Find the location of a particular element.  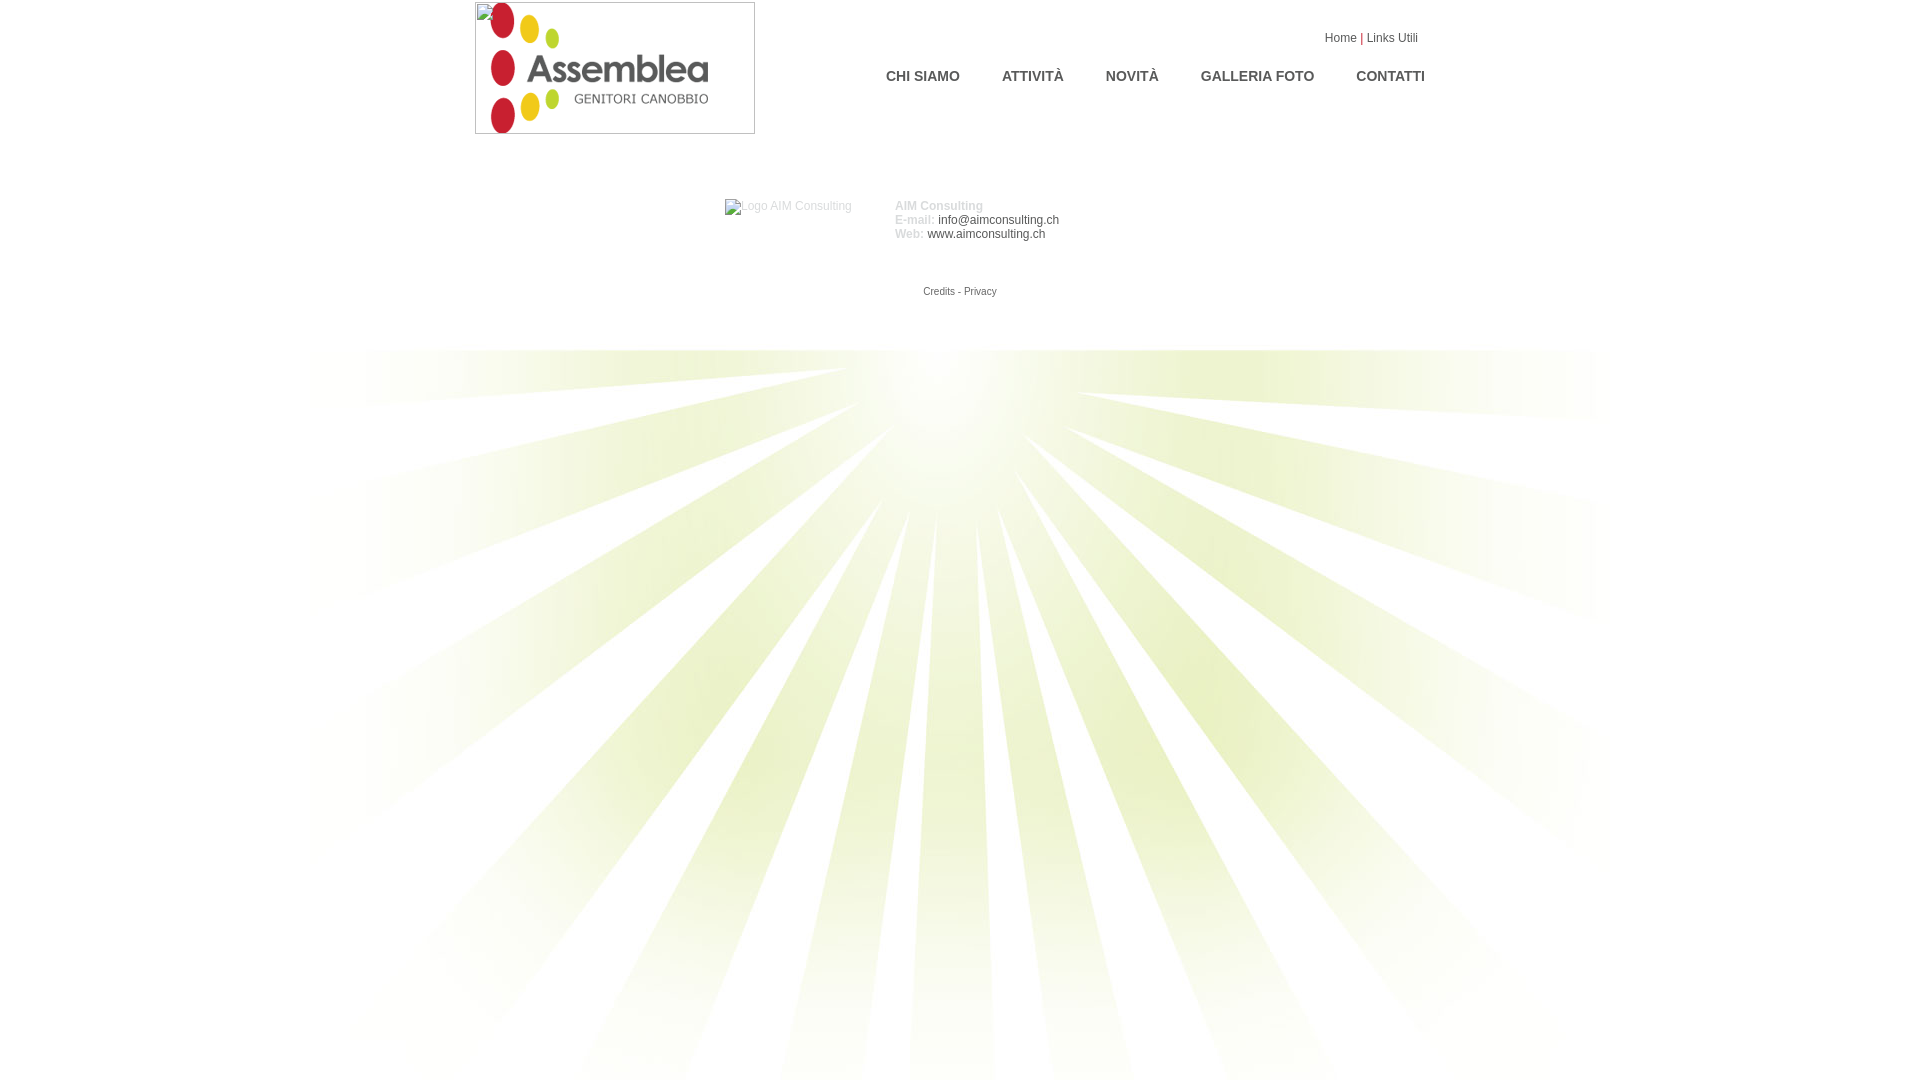

'www.aimconsulting.ch' is located at coordinates (985, 233).